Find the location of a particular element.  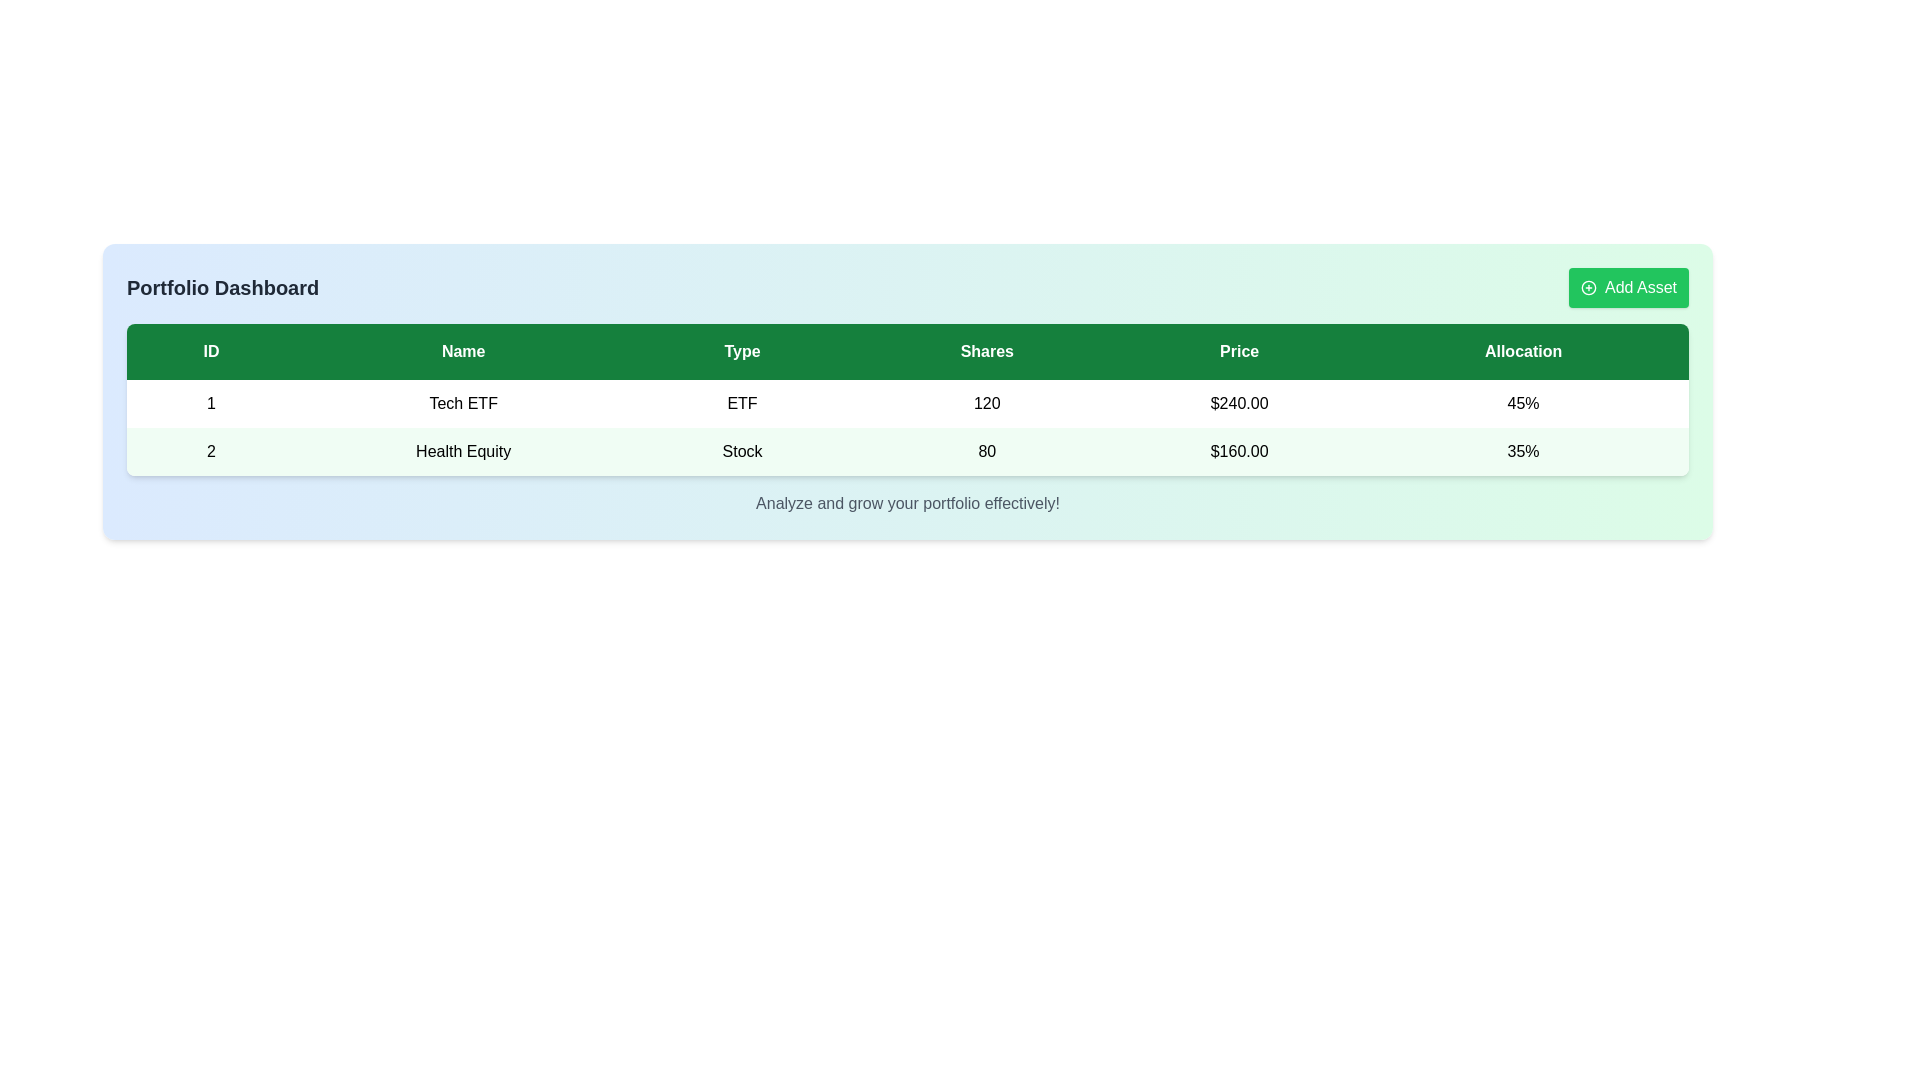

text label 'Stock' which is in black font on a light green background, located in the 'Type' column of the second row in the table displaying portfolio items is located at coordinates (741, 451).